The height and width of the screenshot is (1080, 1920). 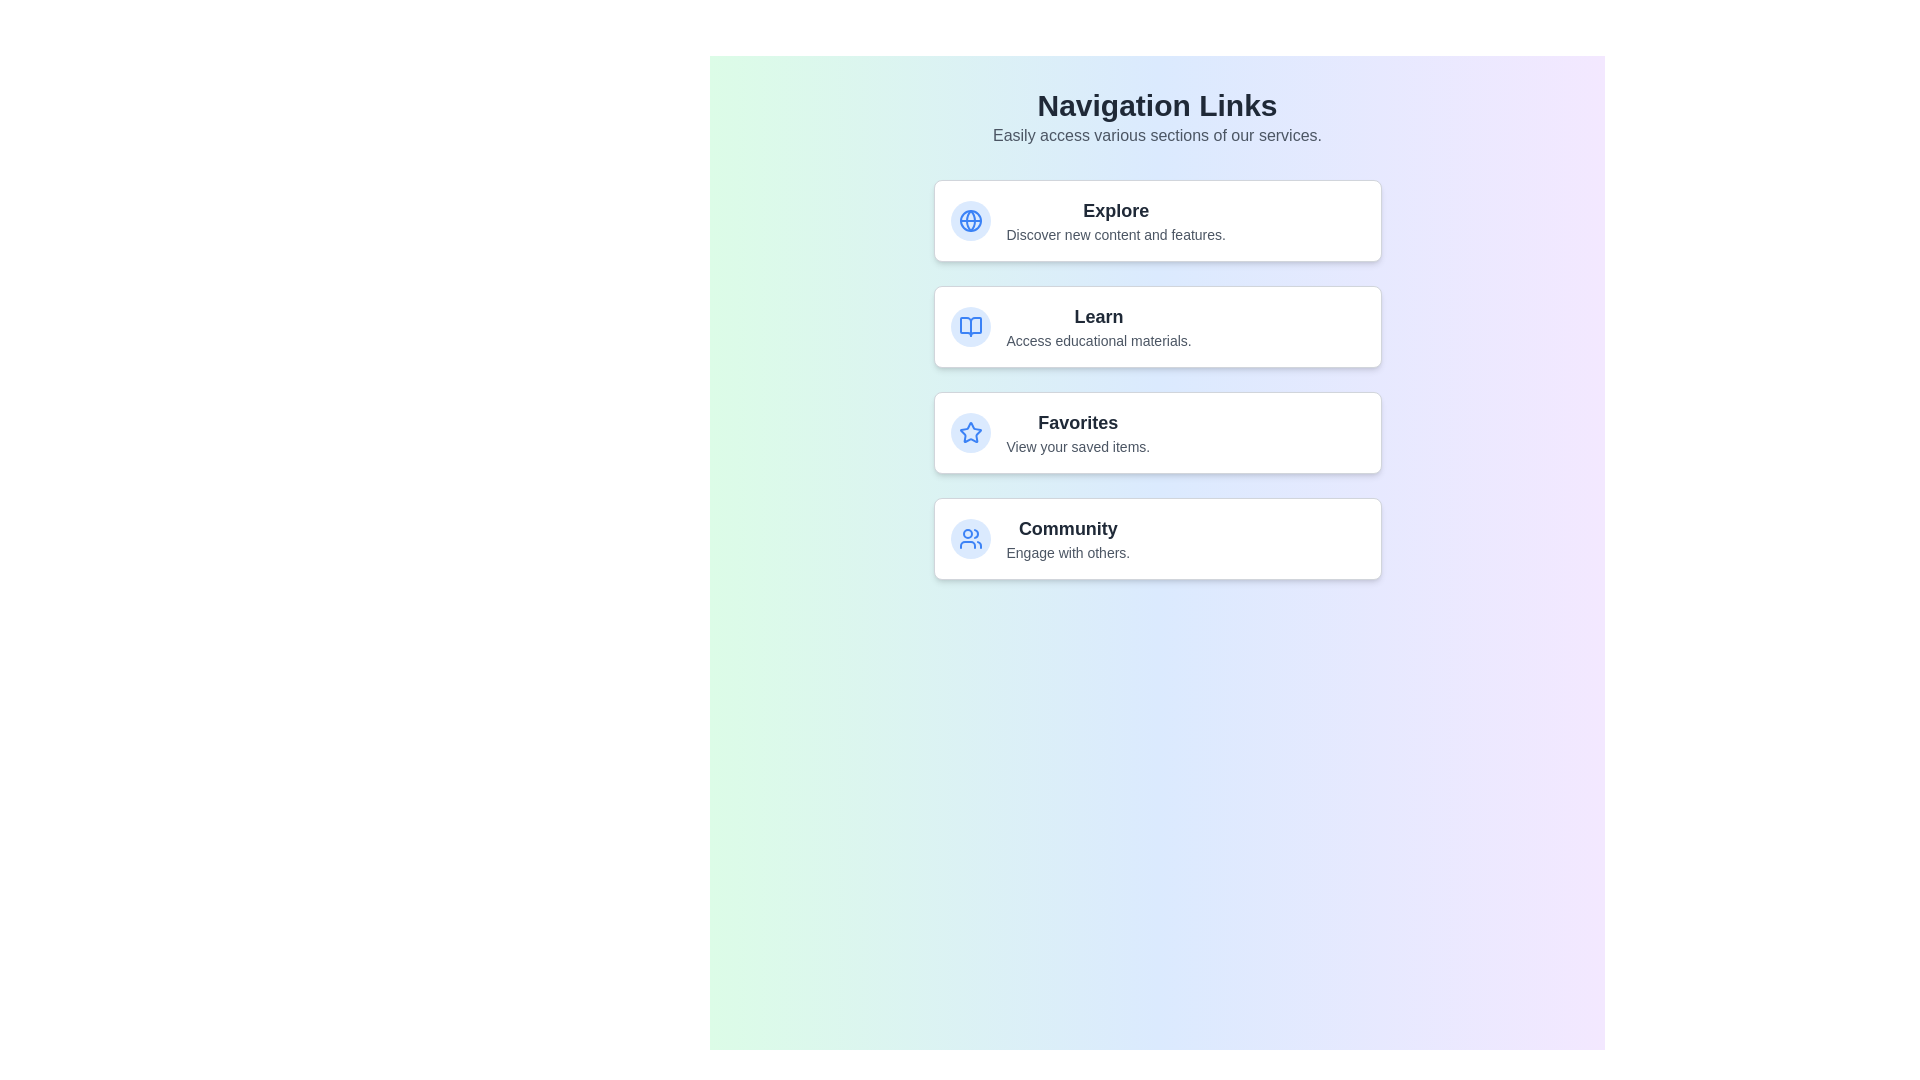 What do you see at coordinates (970, 538) in the screenshot?
I see `the decorative and indicative 'Community' icon, which is positioned to the left of the 'Community' text in the navigation section` at bounding box center [970, 538].